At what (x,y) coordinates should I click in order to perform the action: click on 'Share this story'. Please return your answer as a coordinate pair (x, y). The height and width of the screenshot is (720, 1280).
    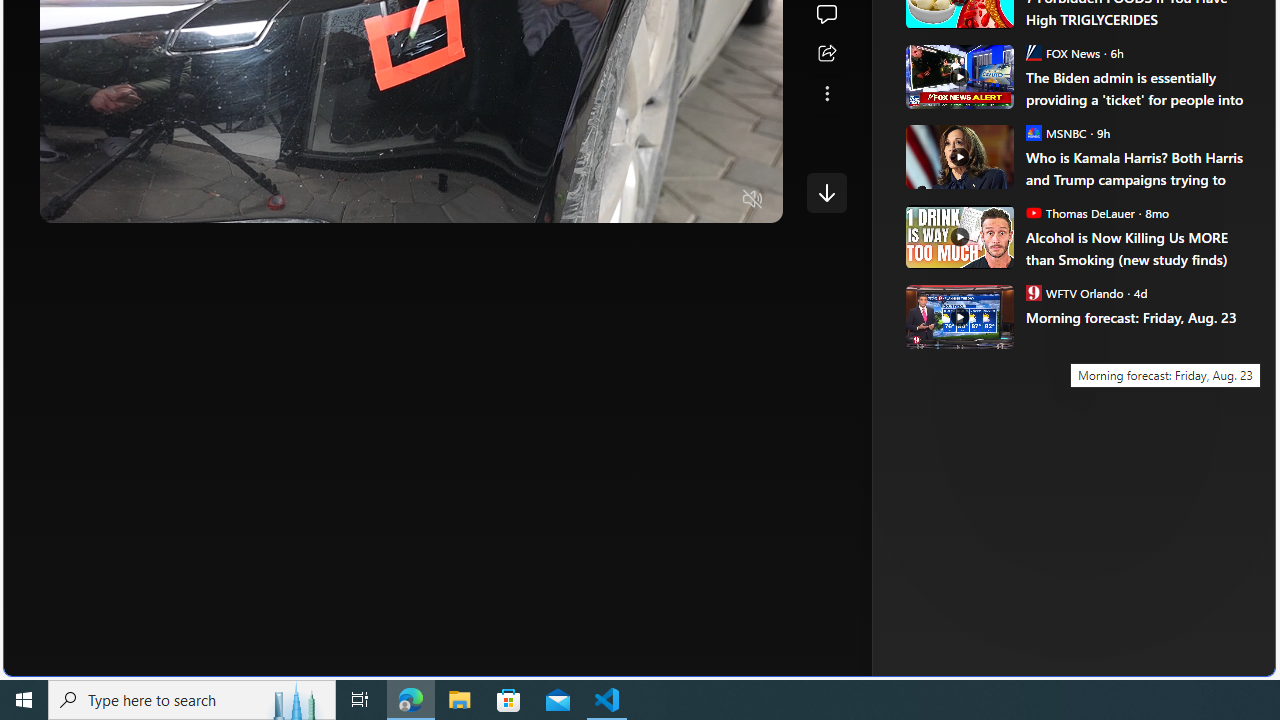
    Looking at the image, I should click on (826, 53).